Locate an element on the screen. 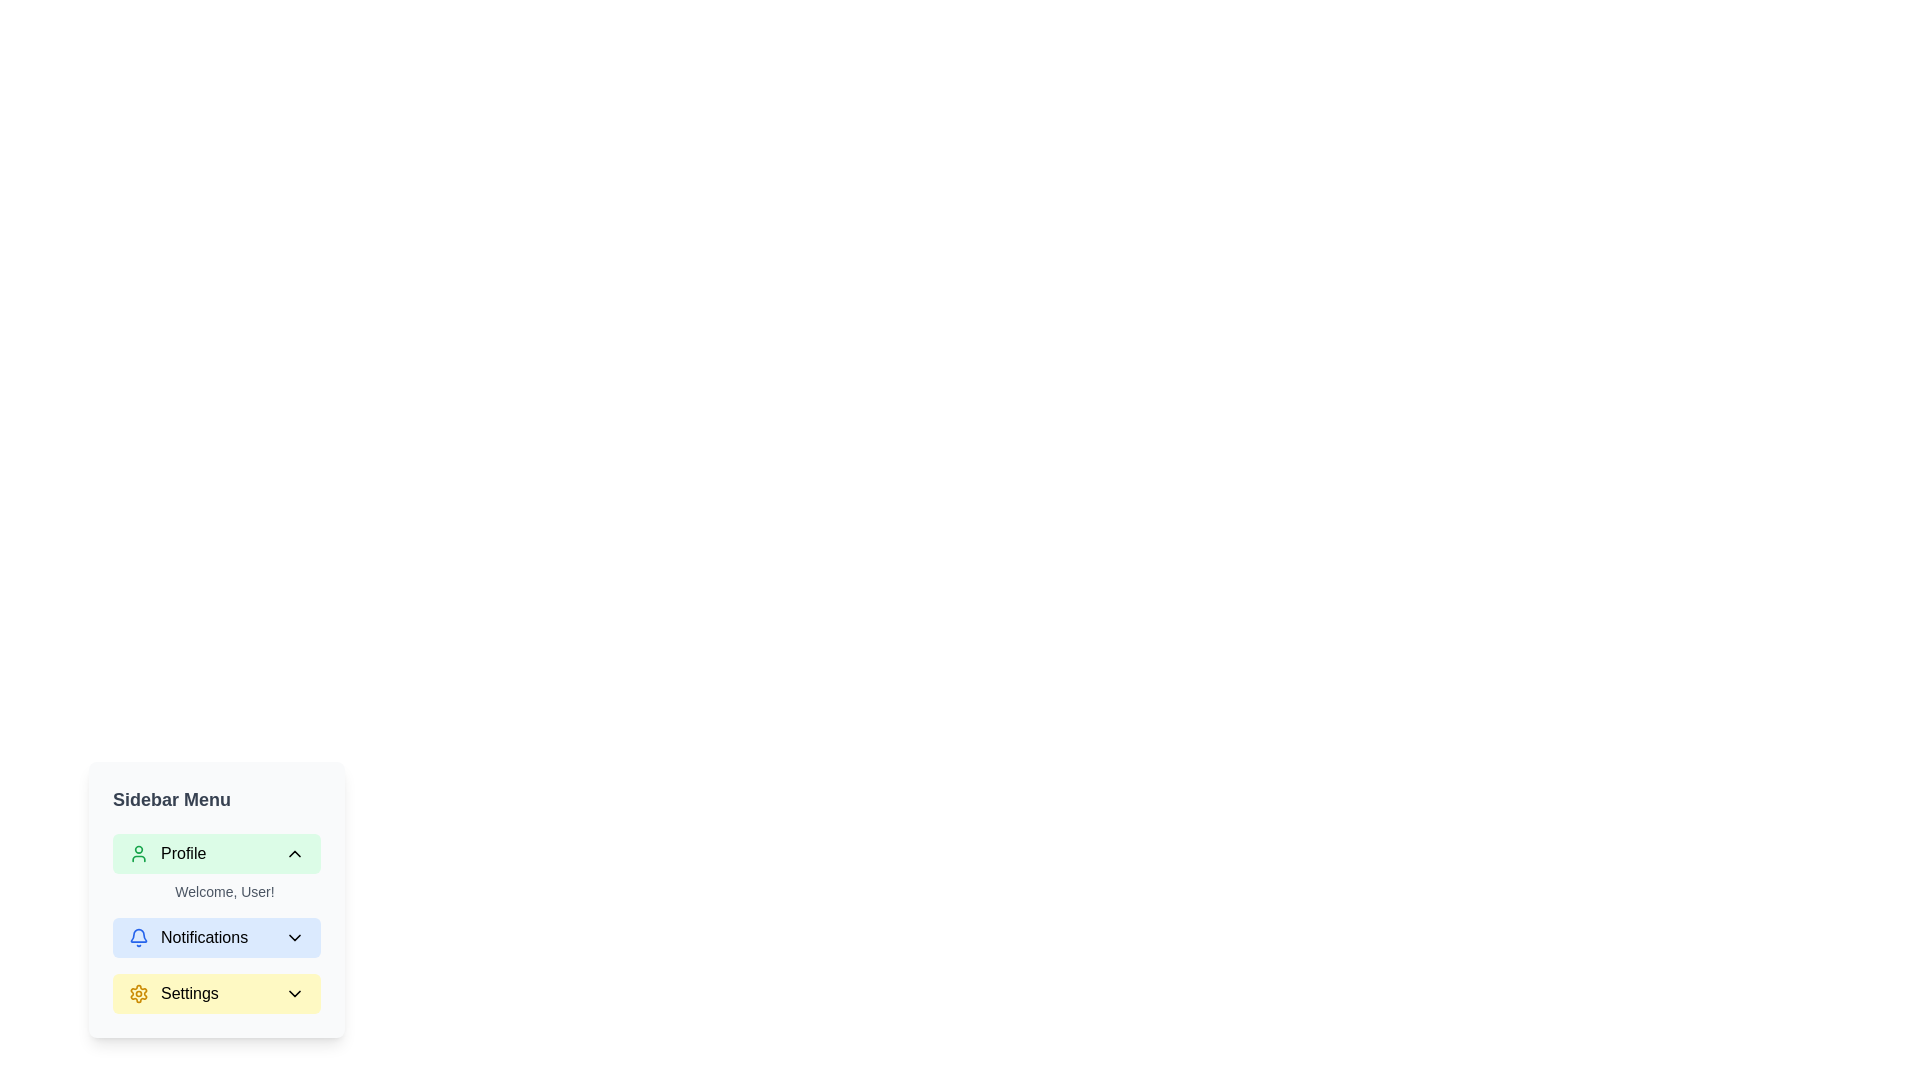 The width and height of the screenshot is (1920, 1080). the 'Profile' section in the sidebar menu is located at coordinates (216, 866).